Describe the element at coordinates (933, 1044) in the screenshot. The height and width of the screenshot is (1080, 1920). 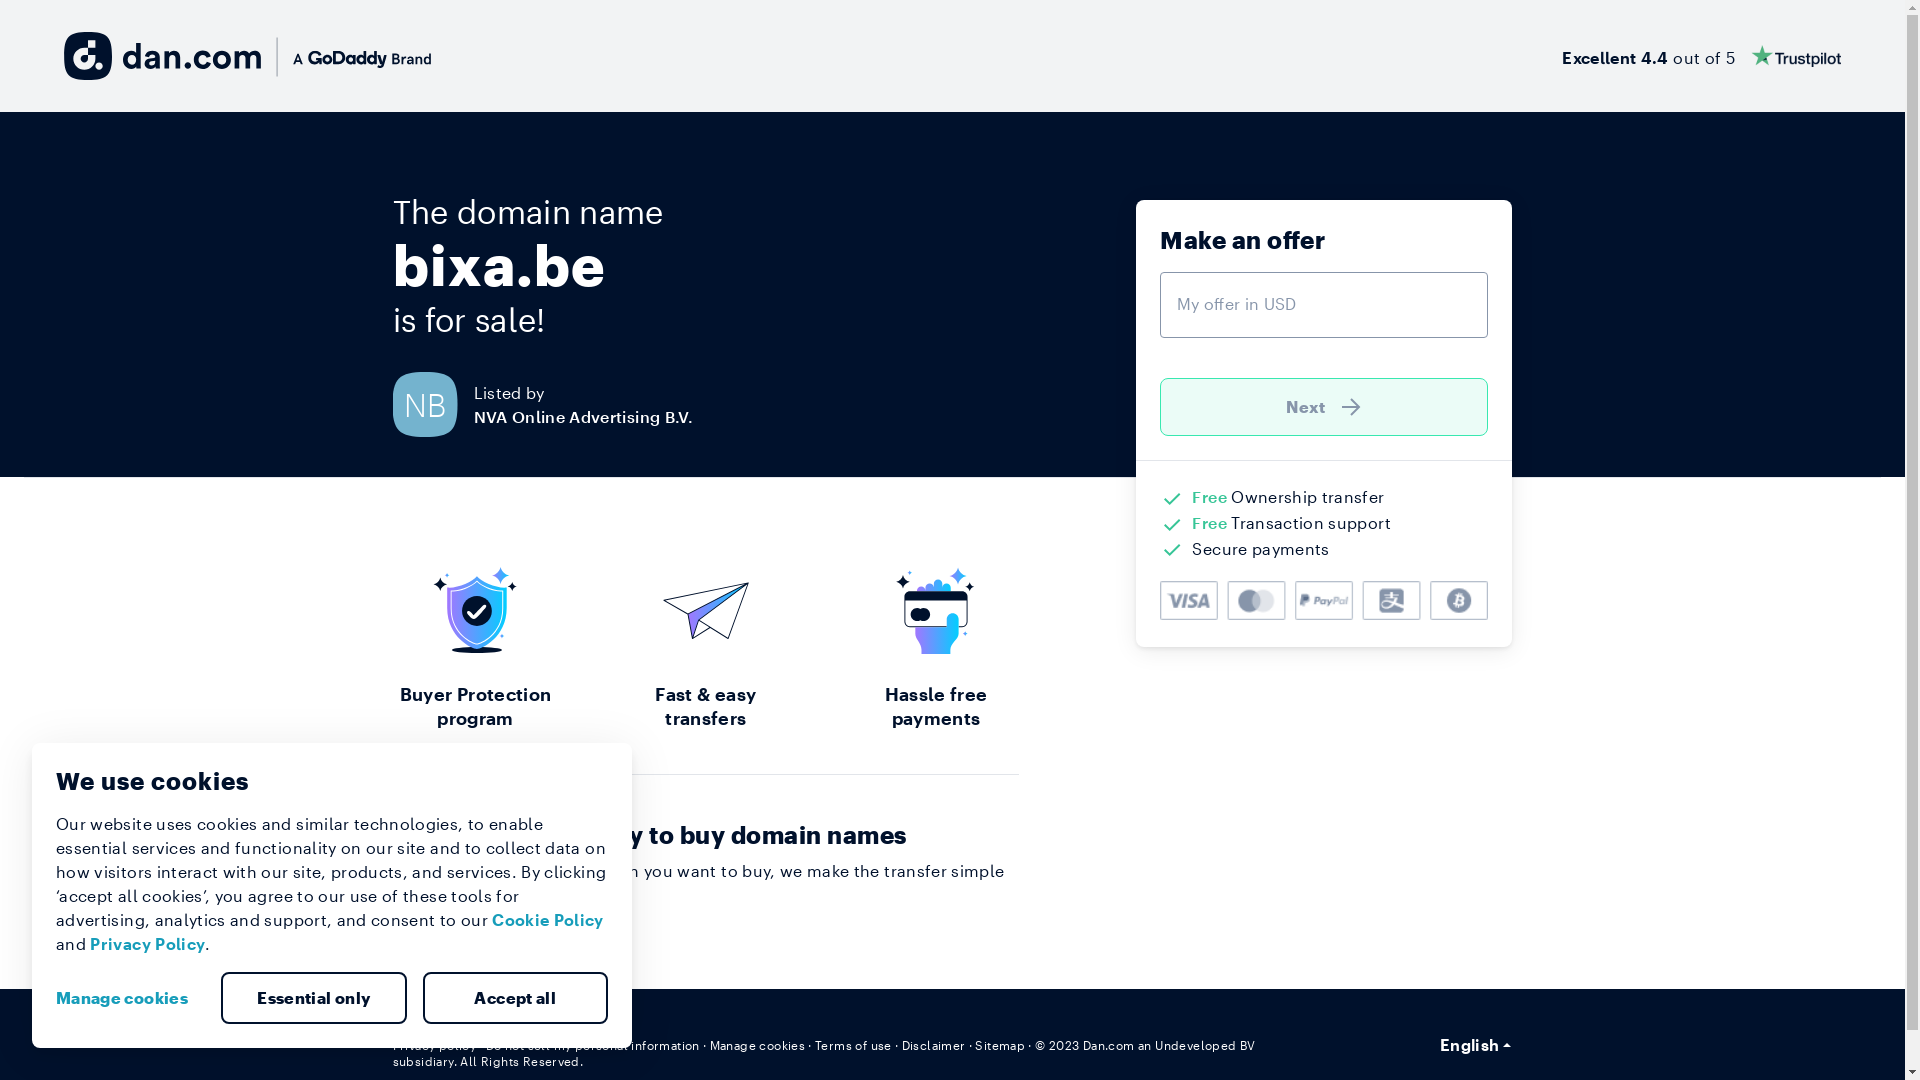
I see `'Disclaimer'` at that location.